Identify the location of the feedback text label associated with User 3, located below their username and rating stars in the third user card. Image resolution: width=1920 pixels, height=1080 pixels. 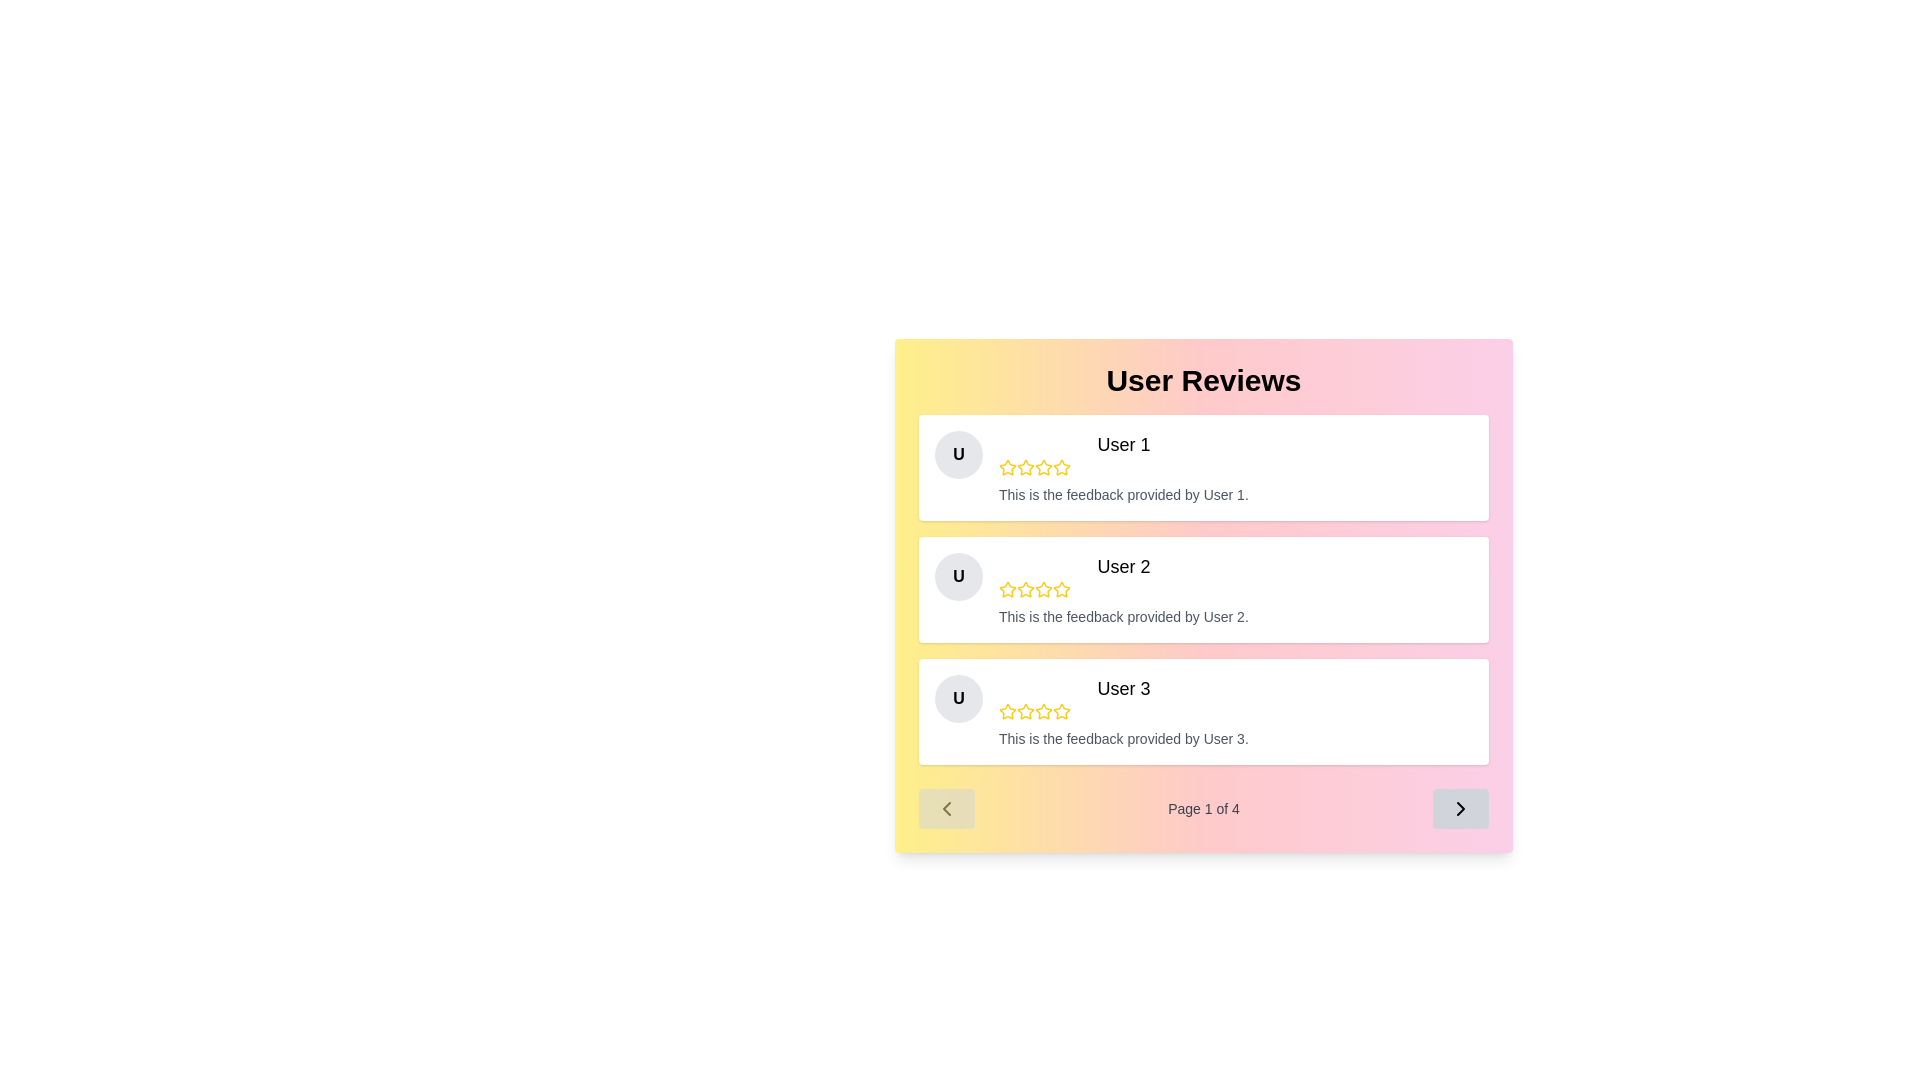
(1123, 739).